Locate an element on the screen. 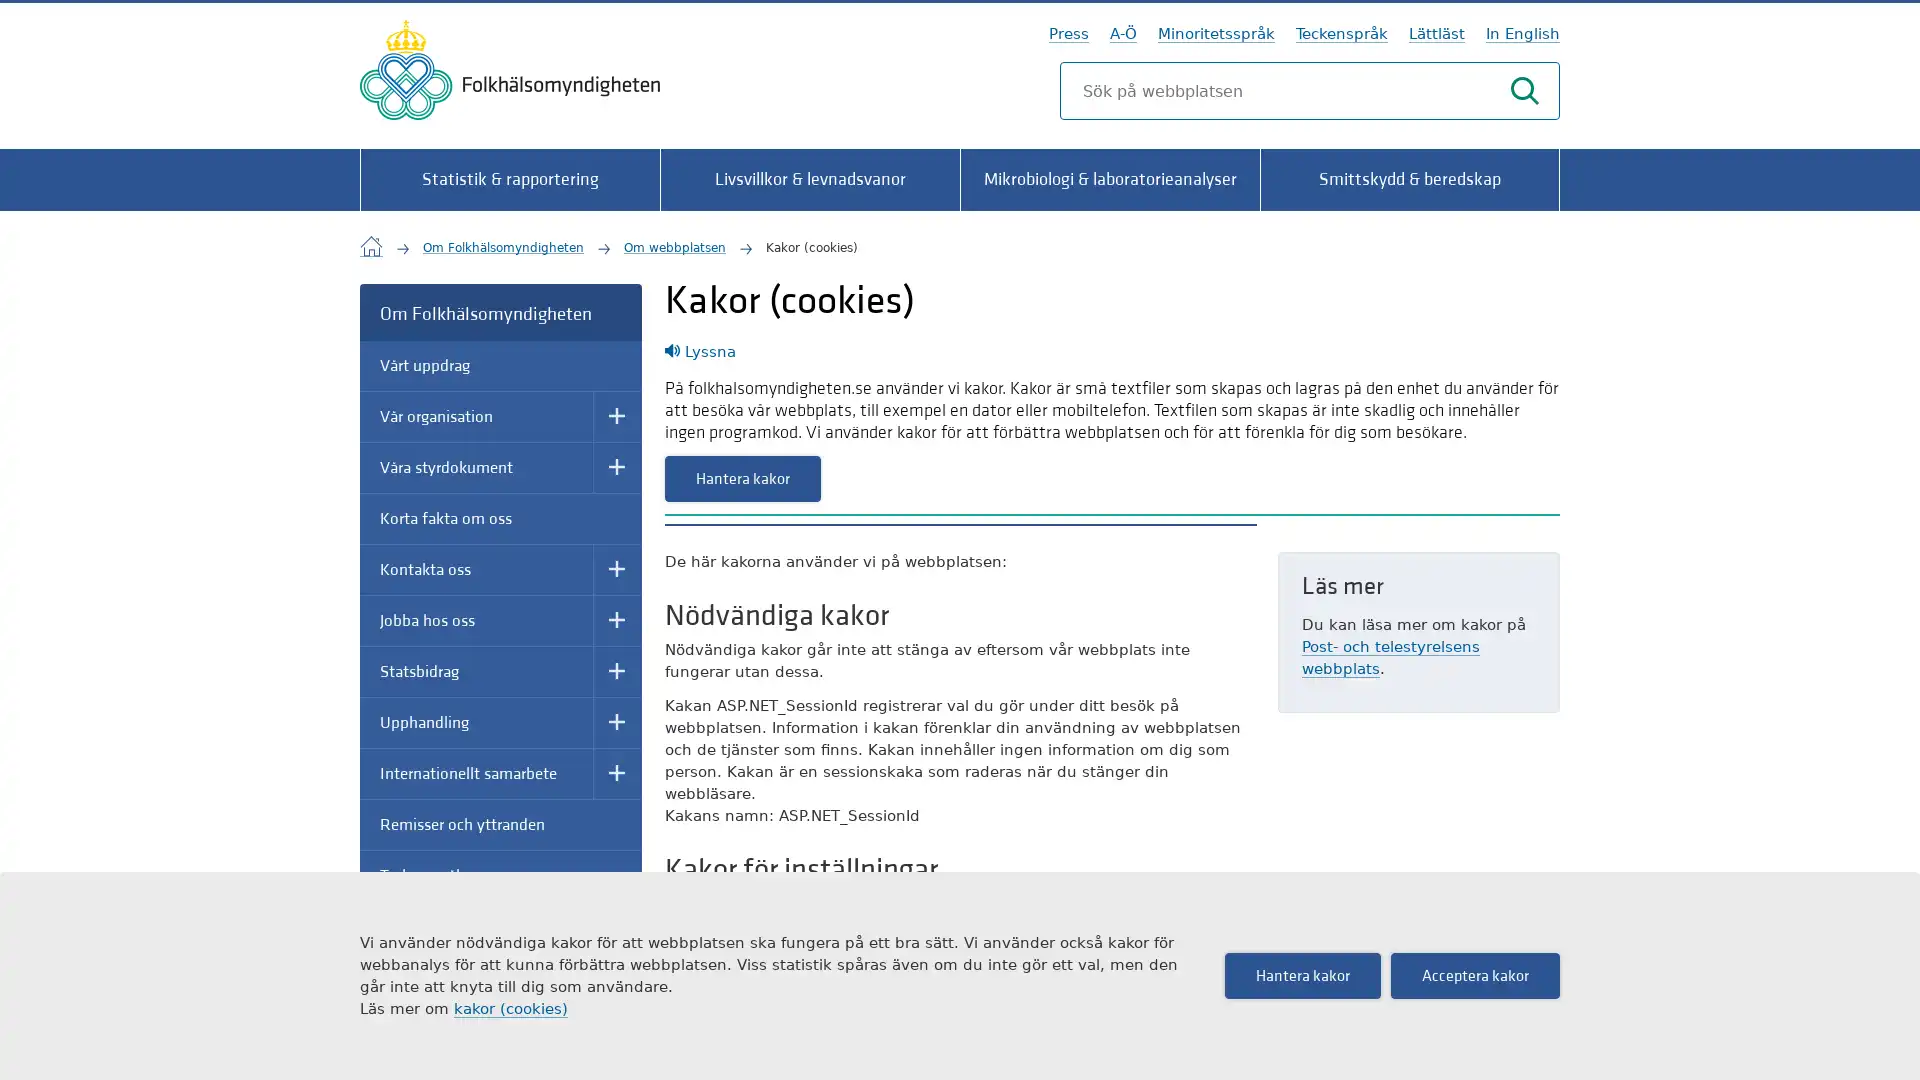 The height and width of the screenshot is (1080, 1920). Hantera kakor is located at coordinates (741, 478).